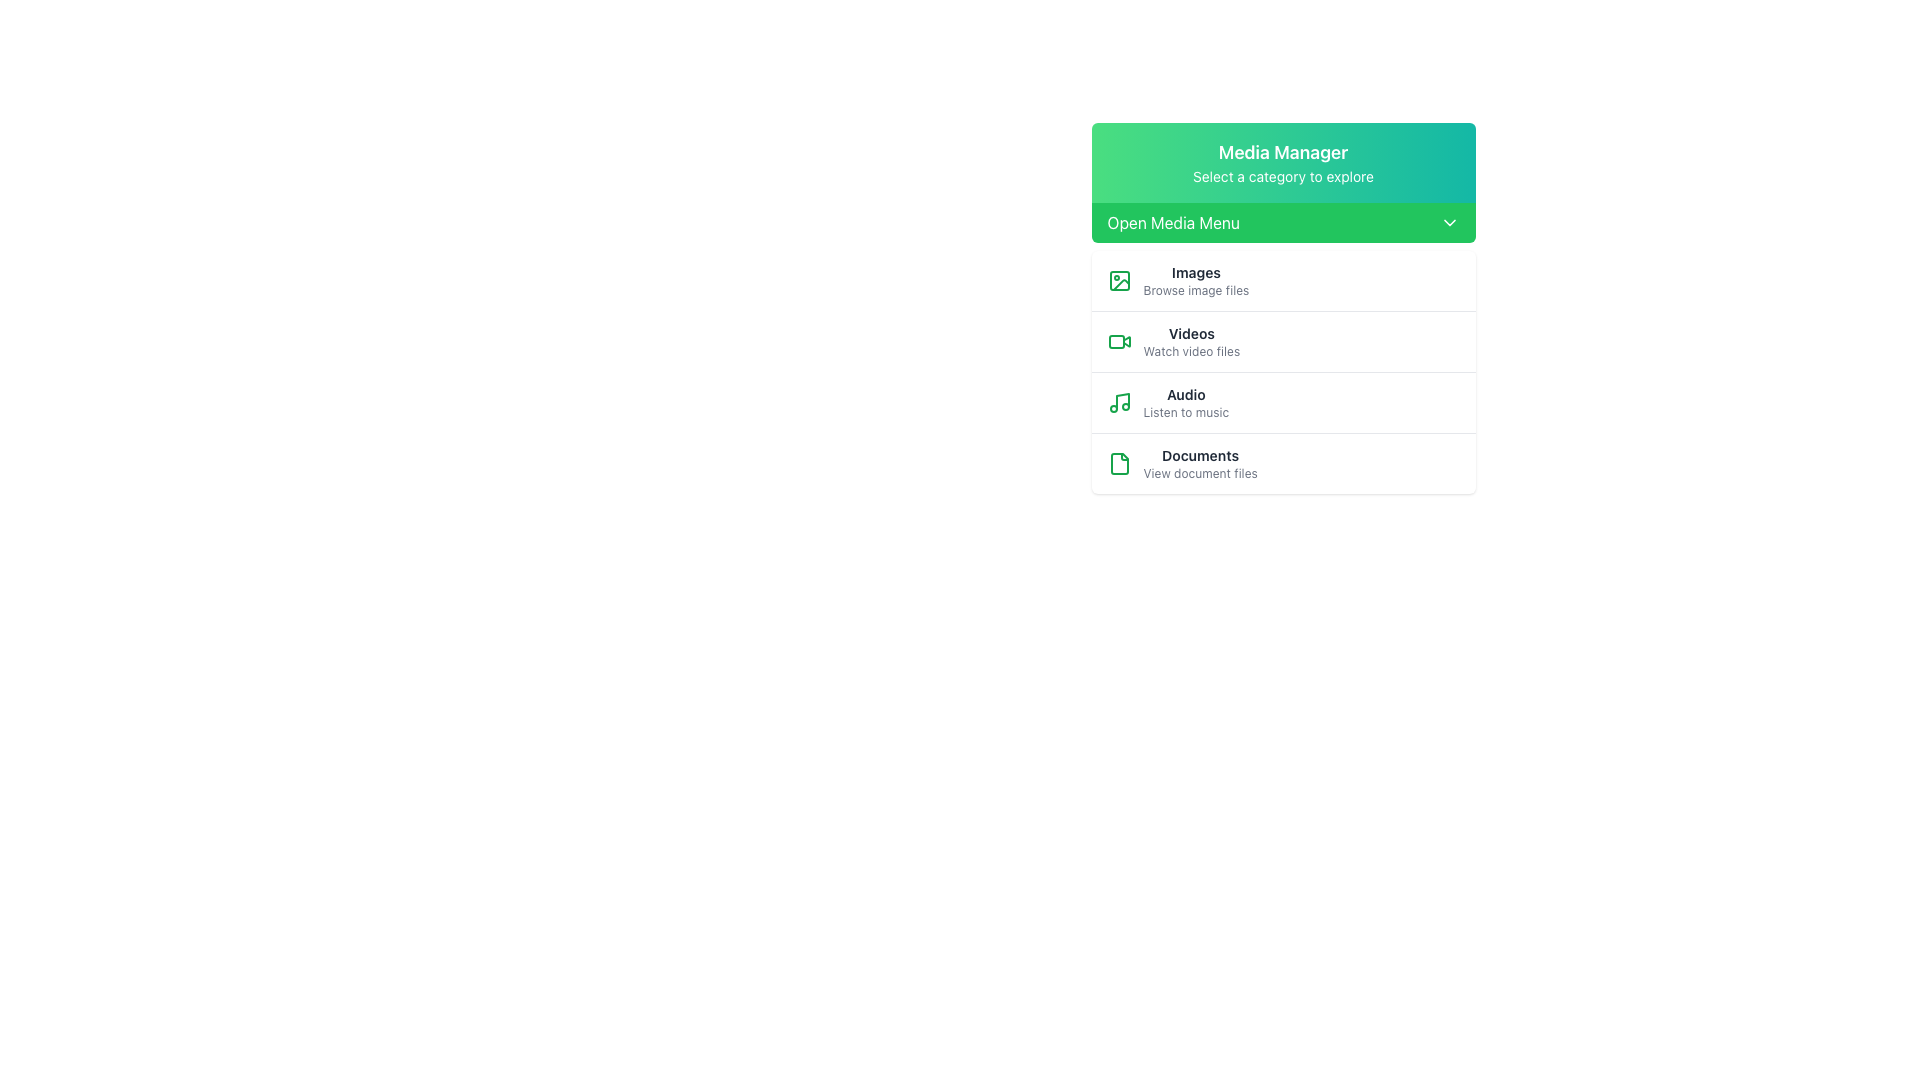 The height and width of the screenshot is (1080, 1920). Describe the element at coordinates (1283, 402) in the screenshot. I see `the third option in the vertical list of categories` at that location.